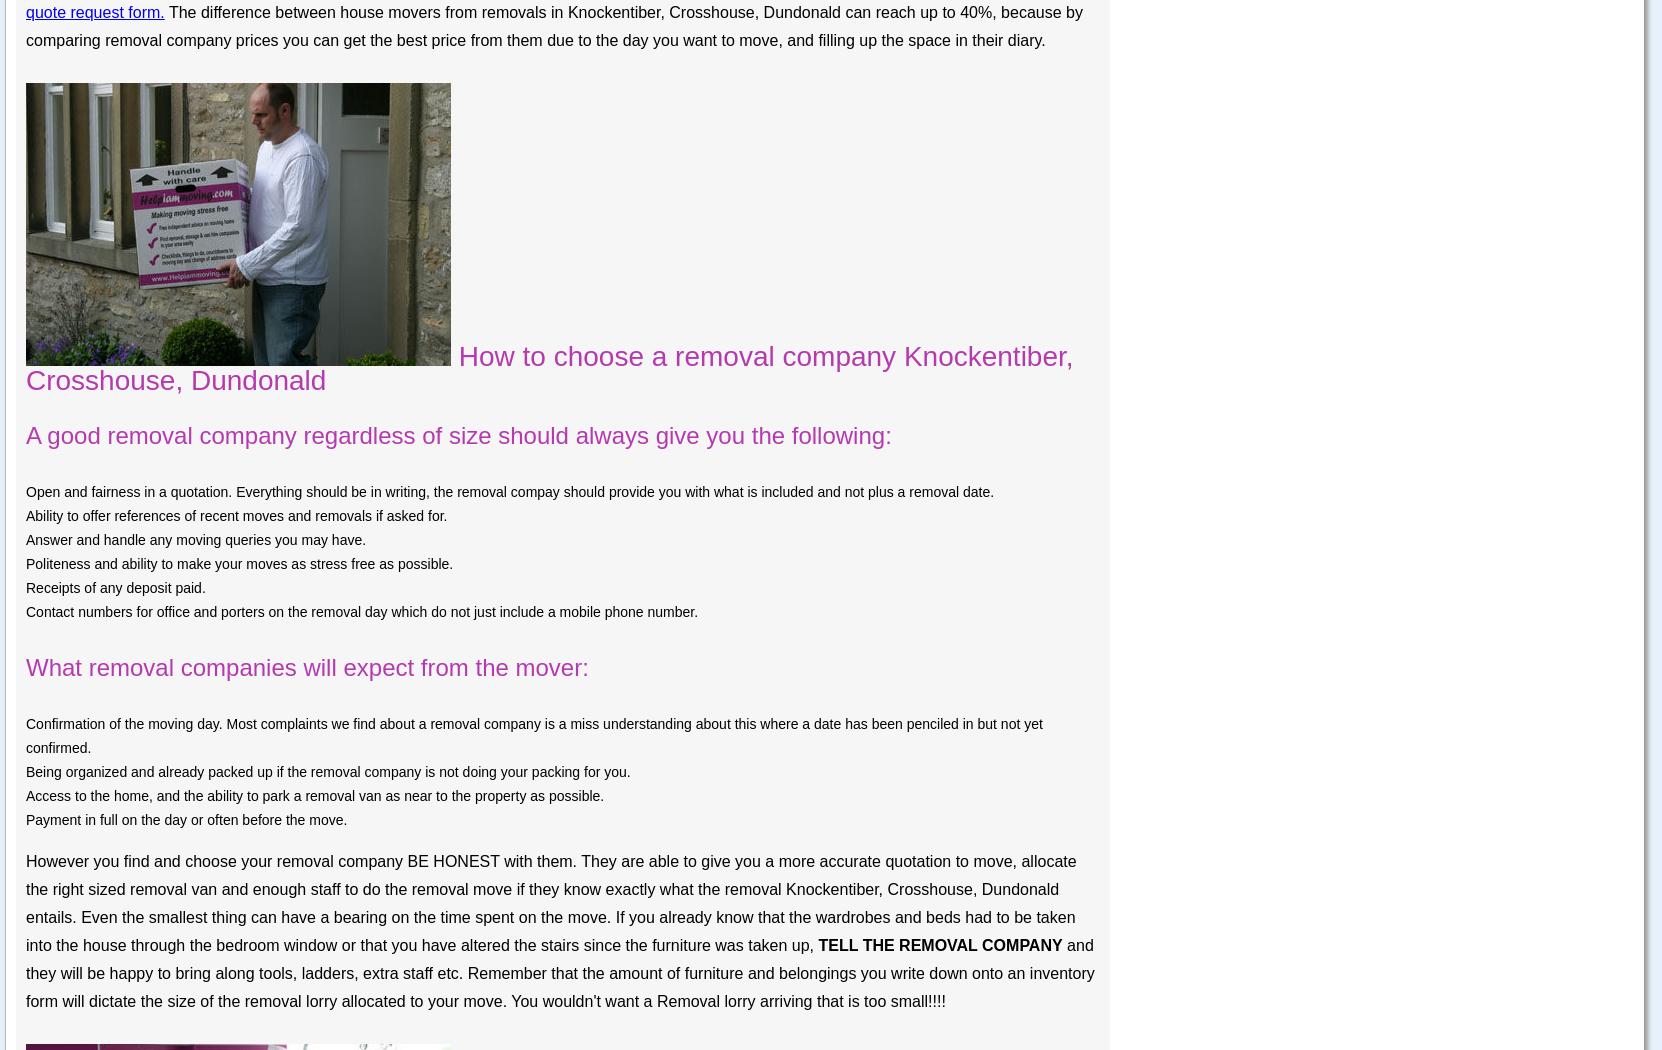  Describe the element at coordinates (548, 366) in the screenshot. I see `'How to choose a removal company Knockentiber, Crosshouse, Dundonald'` at that location.